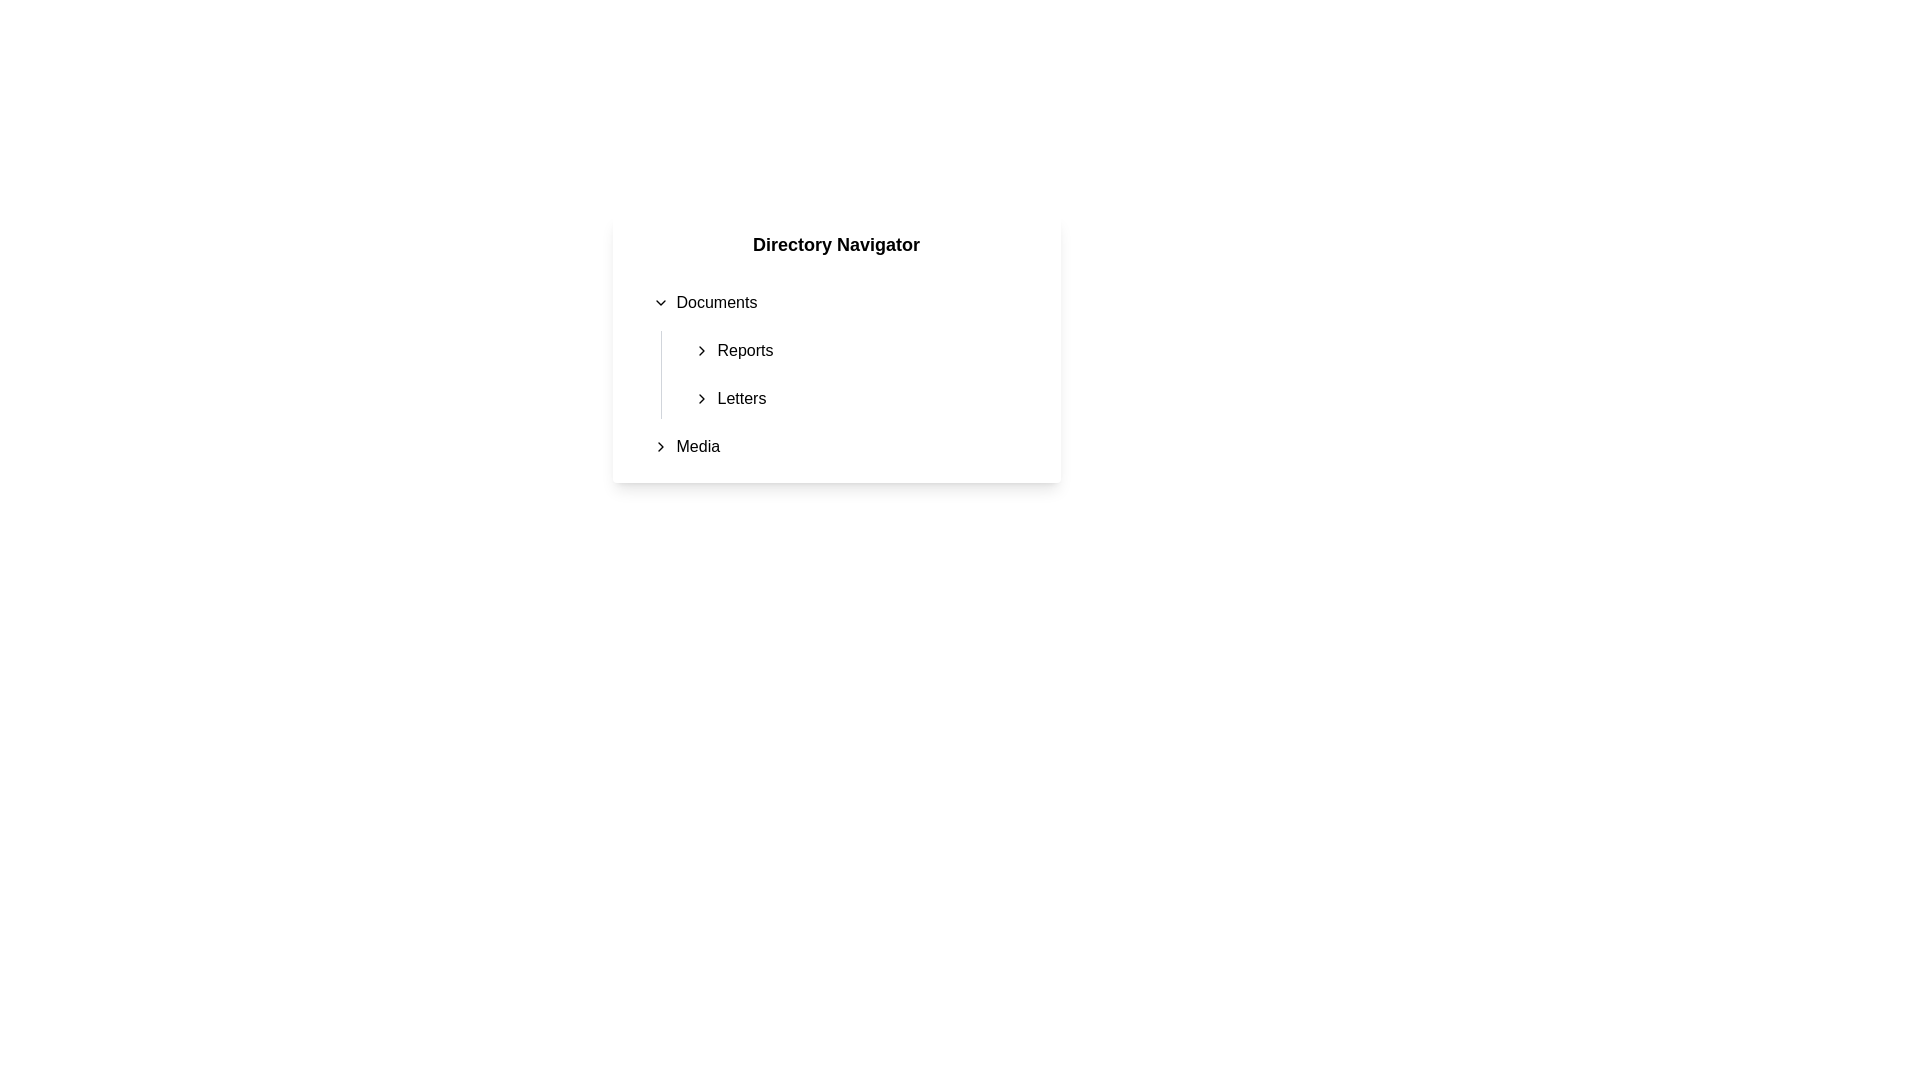  Describe the element at coordinates (744, 350) in the screenshot. I see `the text label that reads 'Reports', which is part of a list item in the 'Documents' dropdown of the 'Directory Navigator' panel` at that location.